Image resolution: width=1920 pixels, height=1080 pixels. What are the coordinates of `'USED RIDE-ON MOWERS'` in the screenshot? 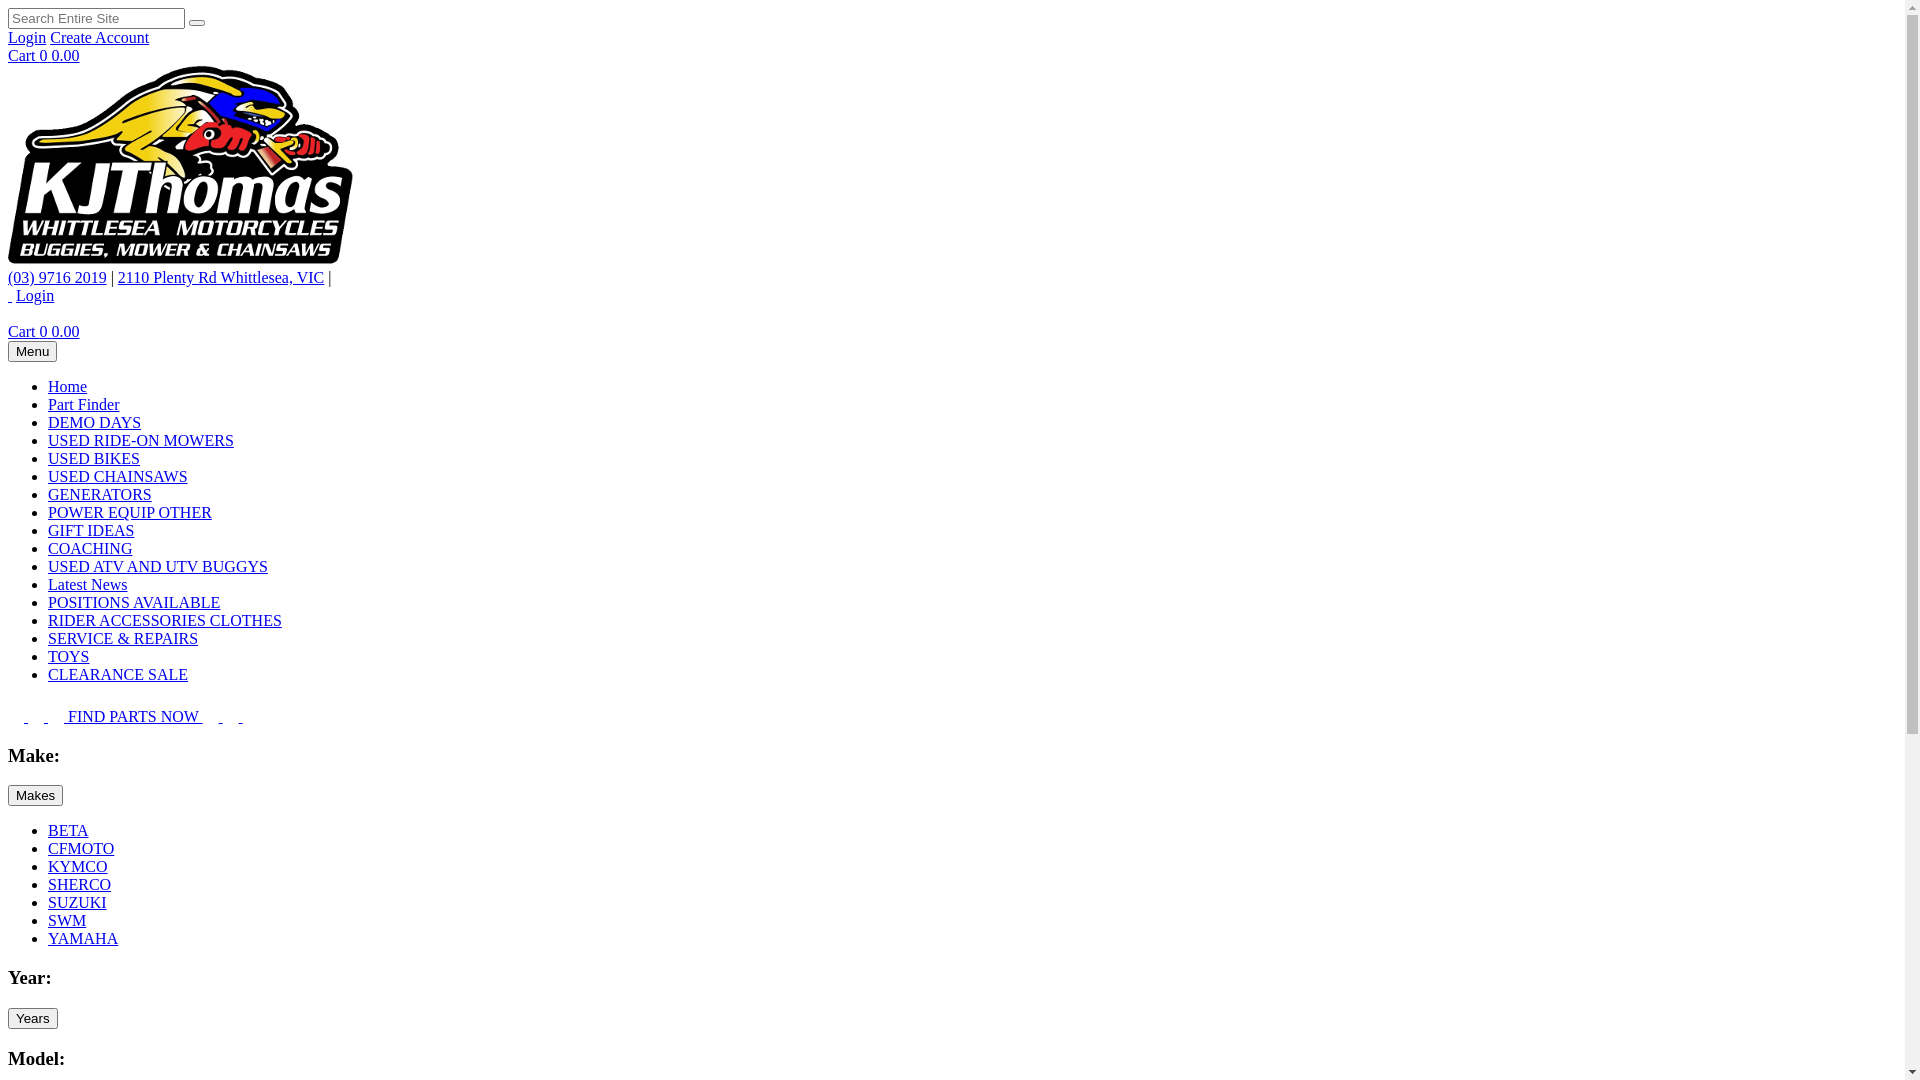 It's located at (139, 439).